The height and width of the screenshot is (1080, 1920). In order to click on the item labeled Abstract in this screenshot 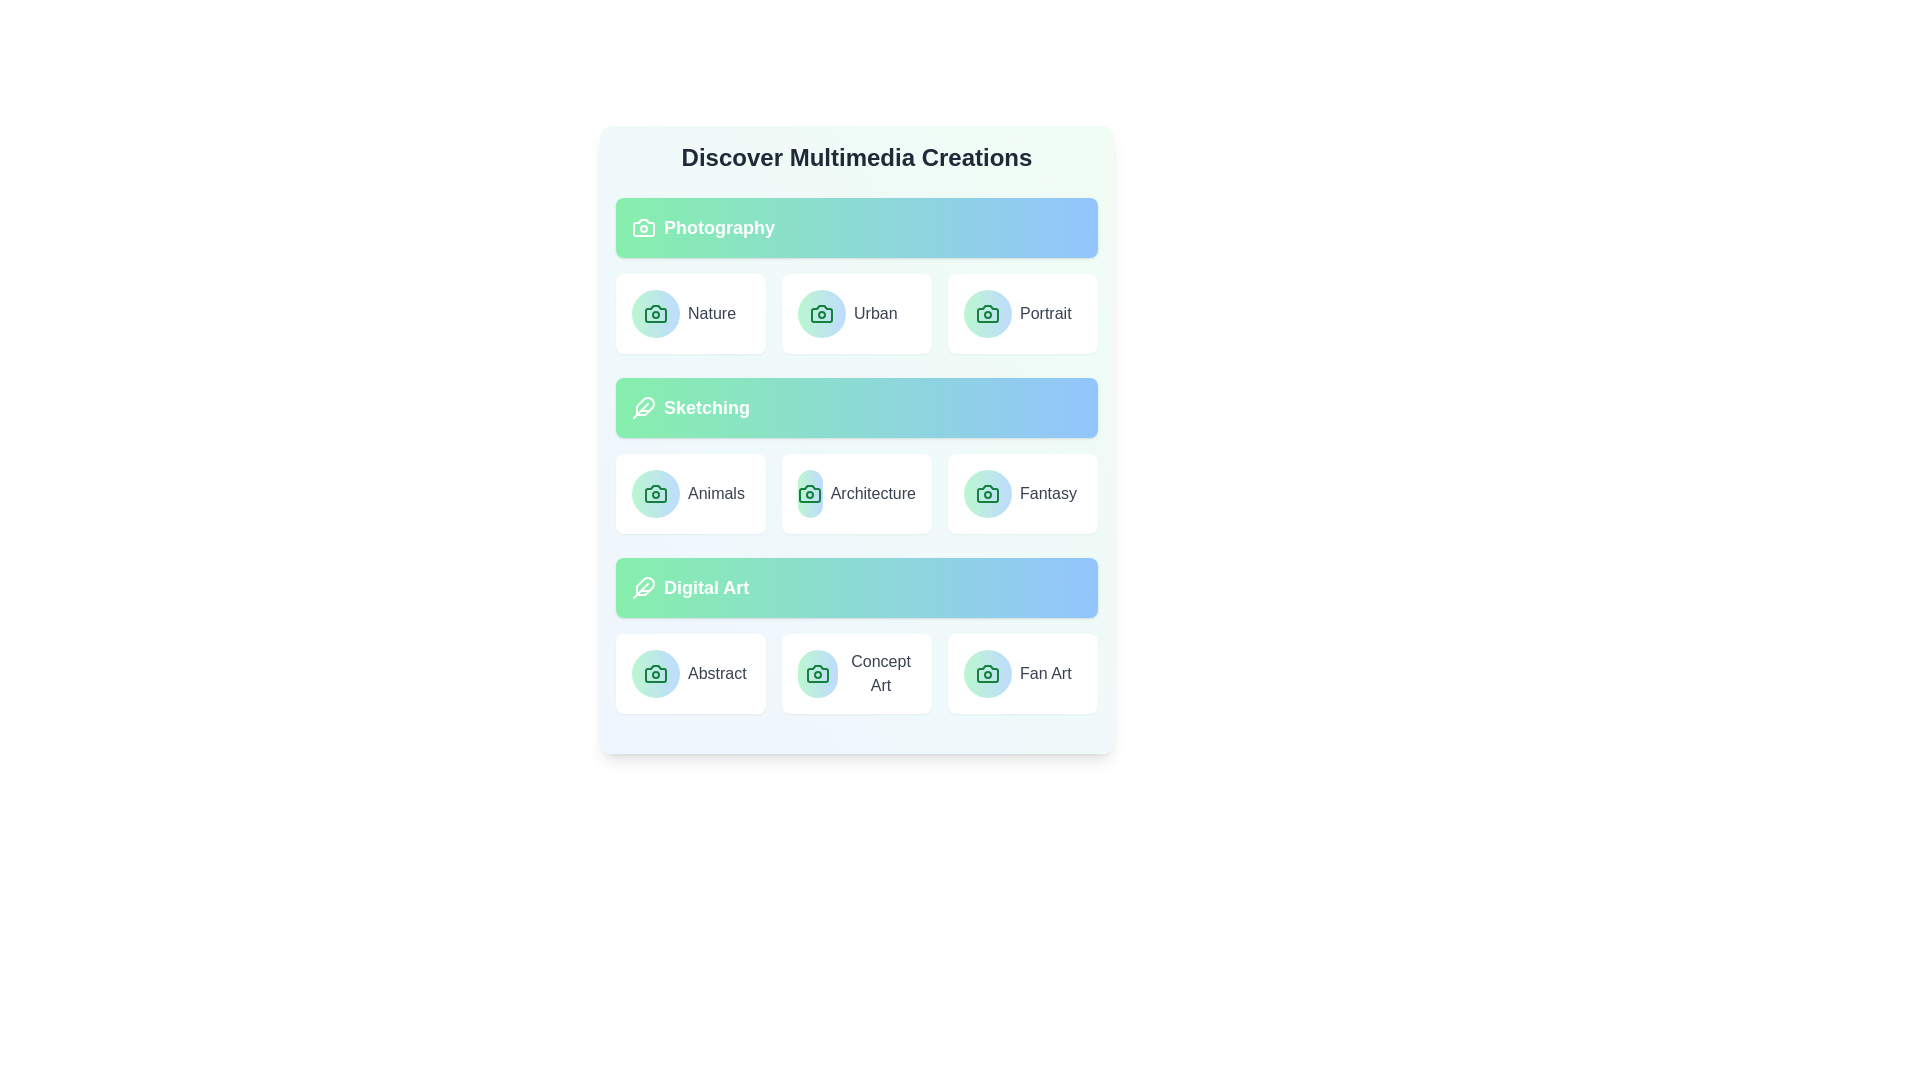, I will do `click(691, 674)`.